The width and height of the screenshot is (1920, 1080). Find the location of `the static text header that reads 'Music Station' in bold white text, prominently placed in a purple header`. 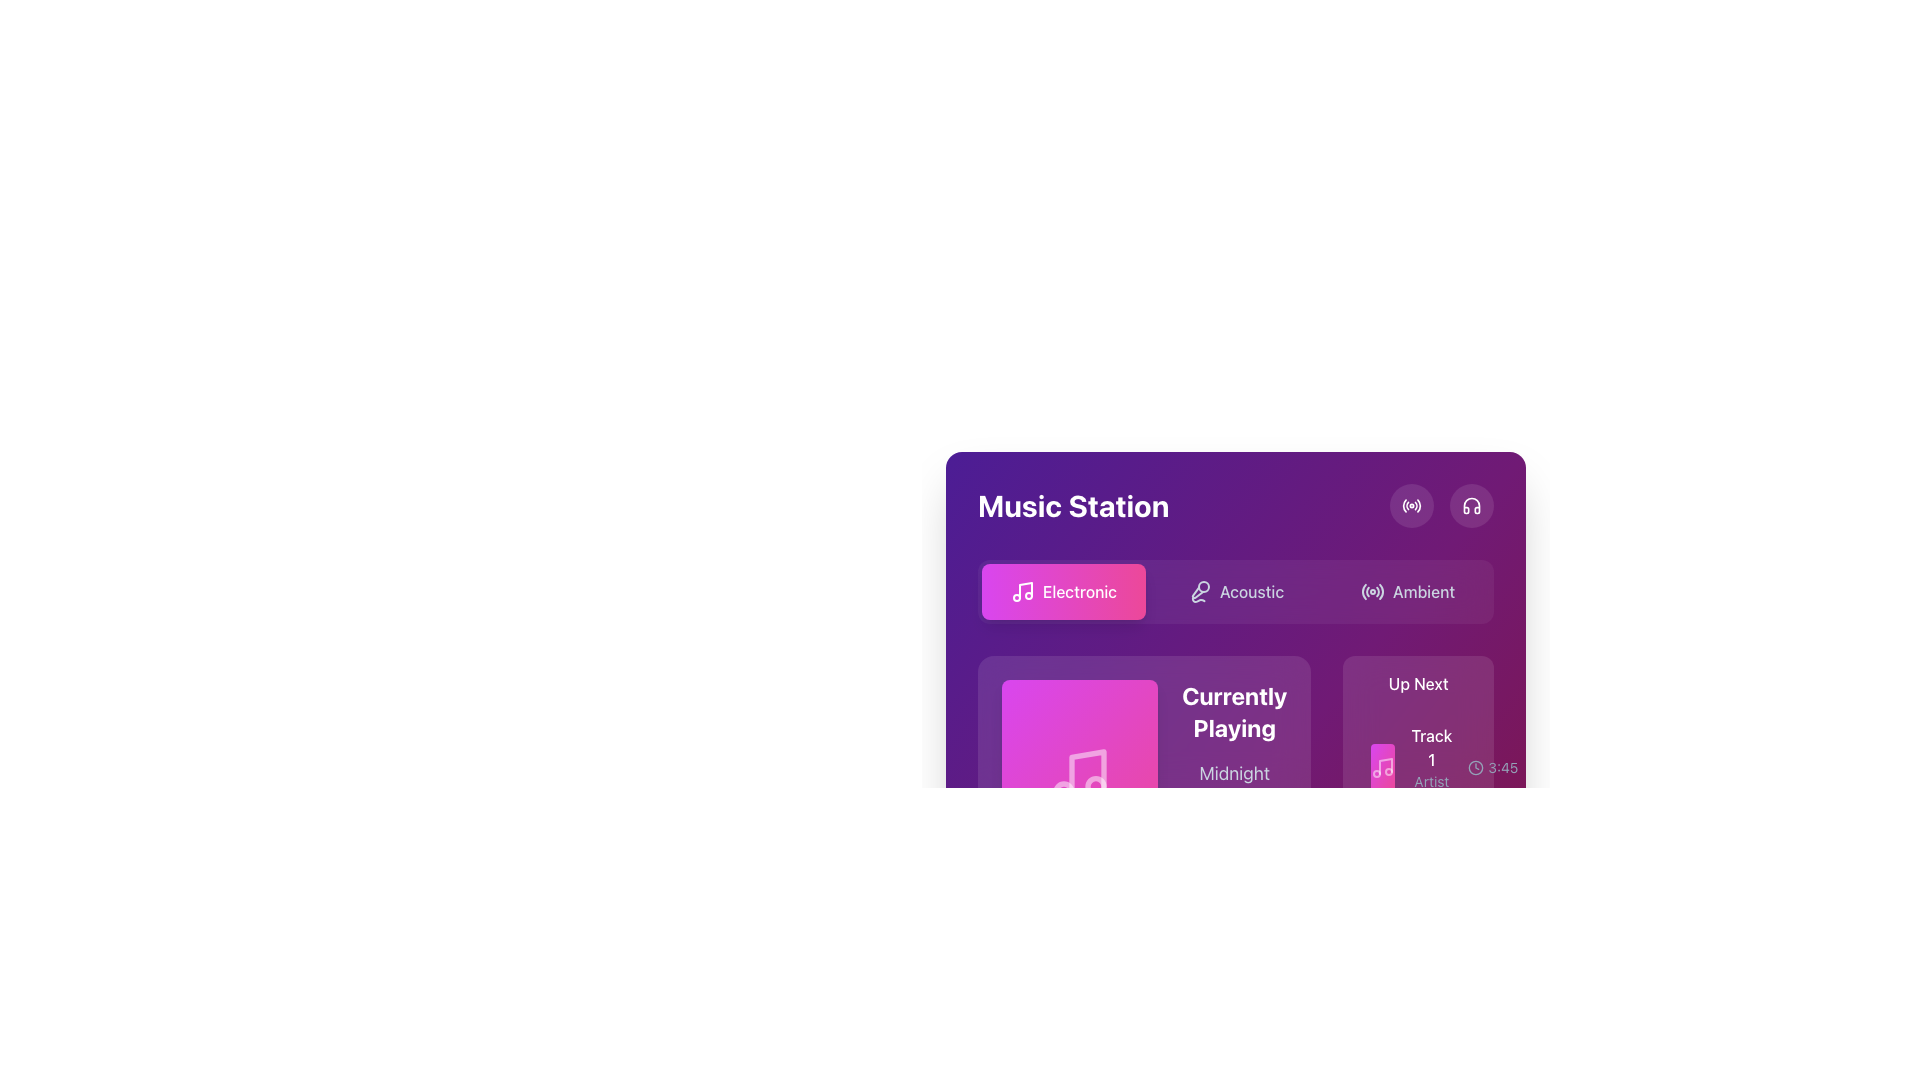

the static text header that reads 'Music Station' in bold white text, prominently placed in a purple header is located at coordinates (1072, 504).